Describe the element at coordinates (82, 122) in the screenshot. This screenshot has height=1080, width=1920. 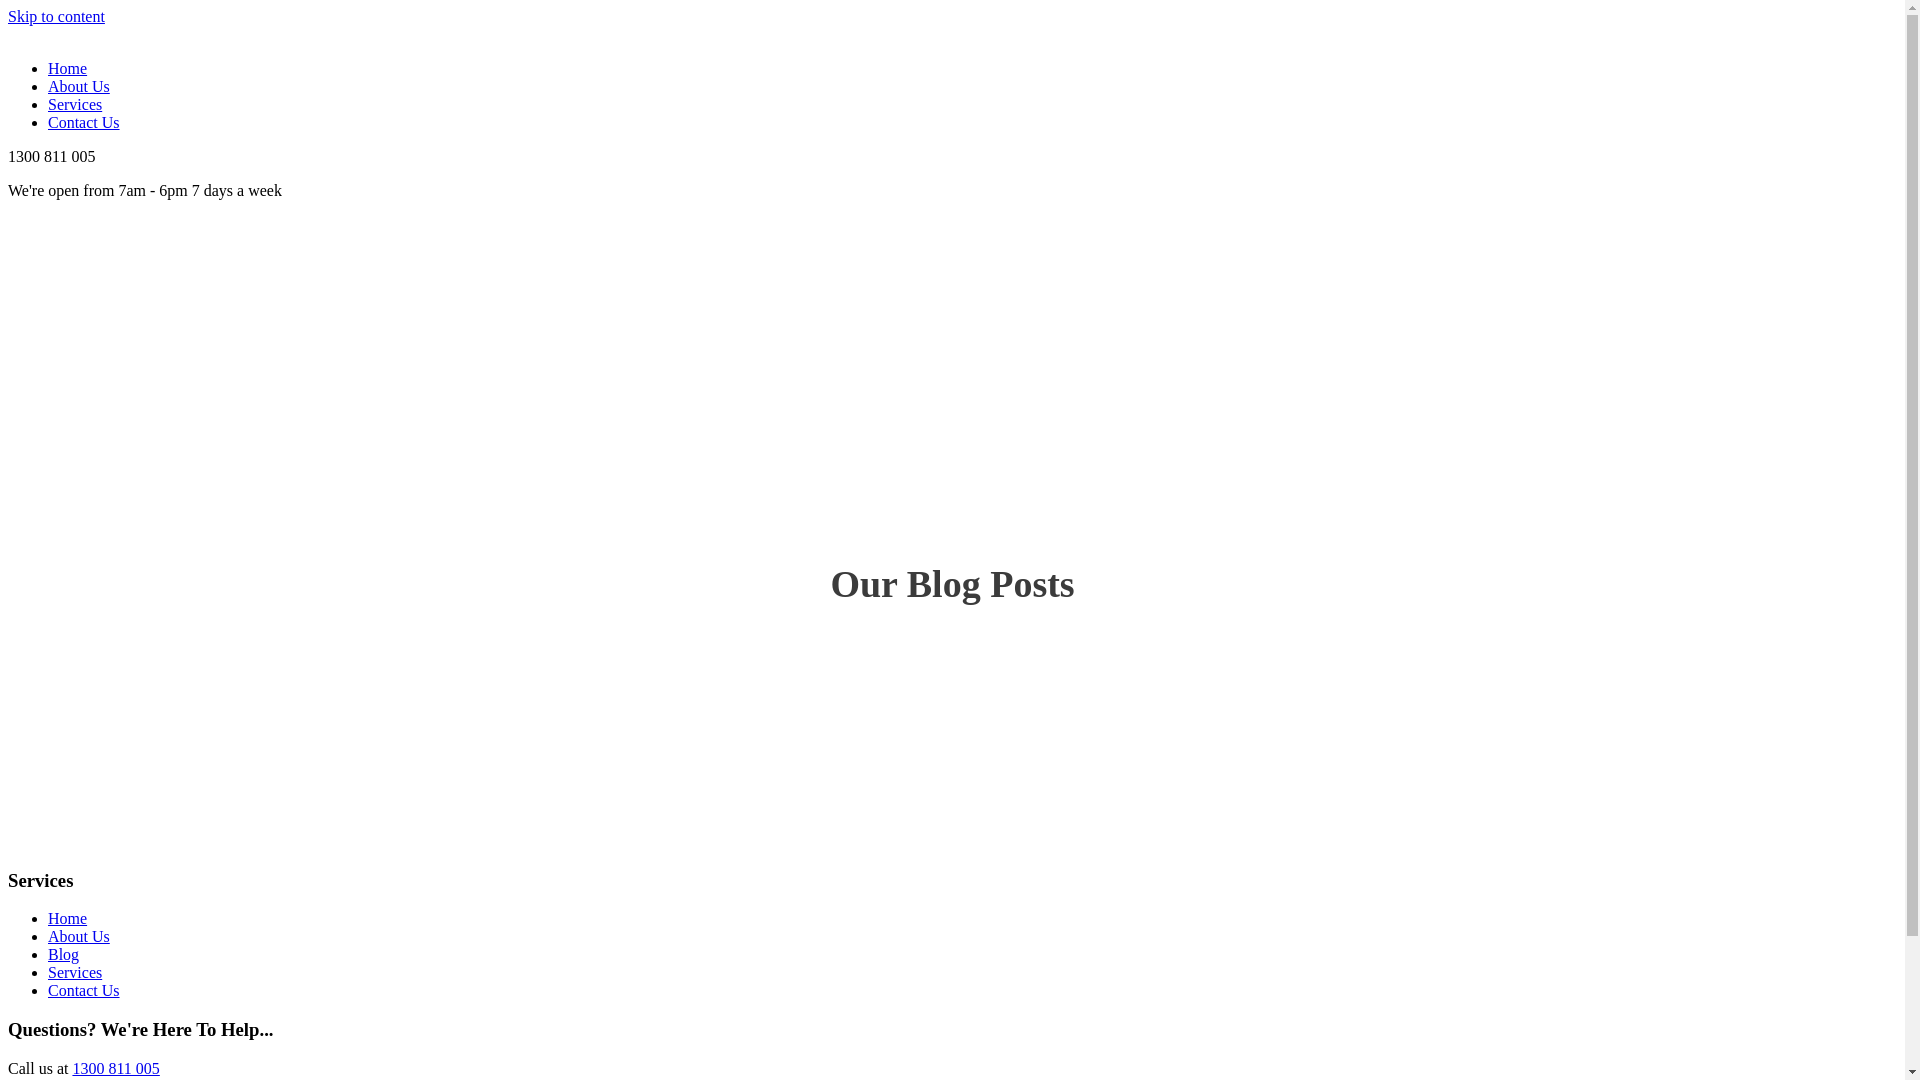
I see `'Contact Us'` at that location.